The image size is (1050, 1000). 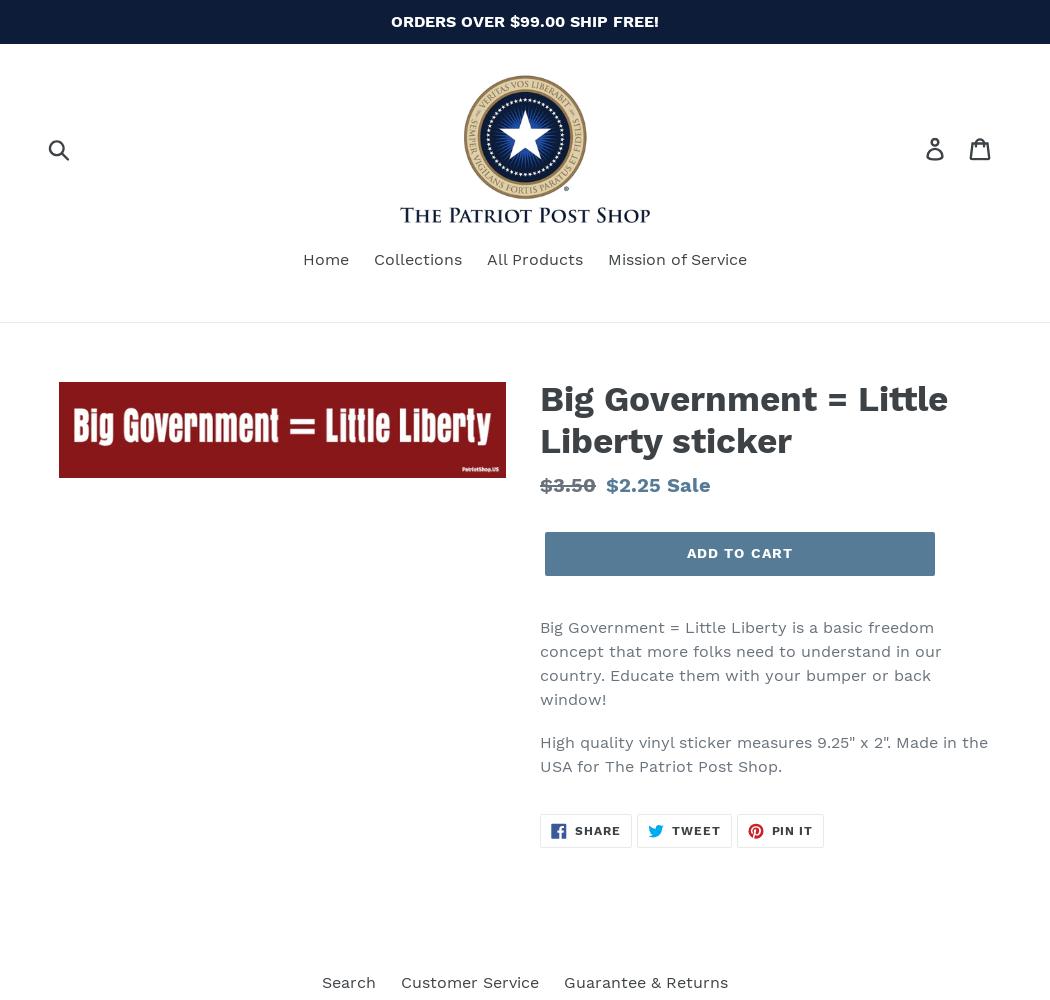 What do you see at coordinates (739, 662) in the screenshot?
I see `'Big Government = Little Liberty is a basic freedom concept that more folks need to understand in our country. Educate them with your bumper or back window!'` at bounding box center [739, 662].